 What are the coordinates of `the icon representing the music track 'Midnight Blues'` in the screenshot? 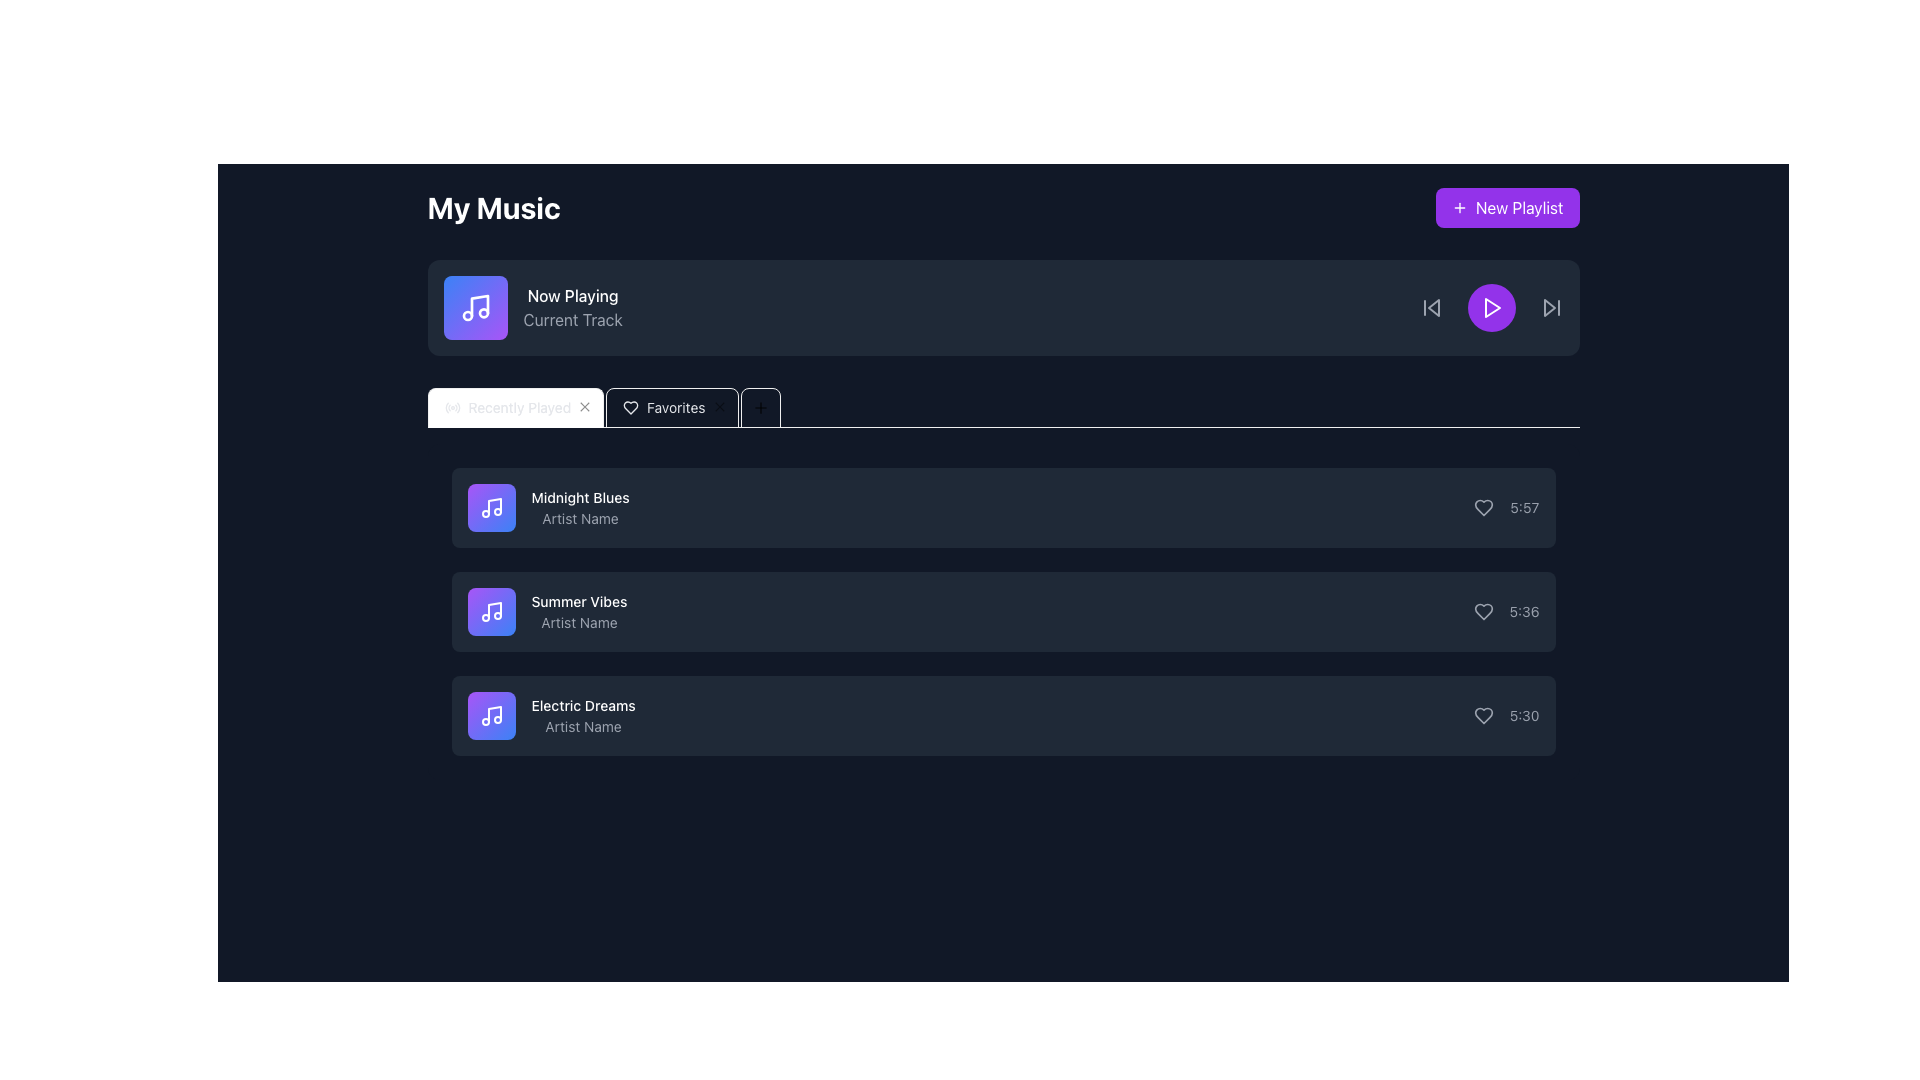 It's located at (491, 507).